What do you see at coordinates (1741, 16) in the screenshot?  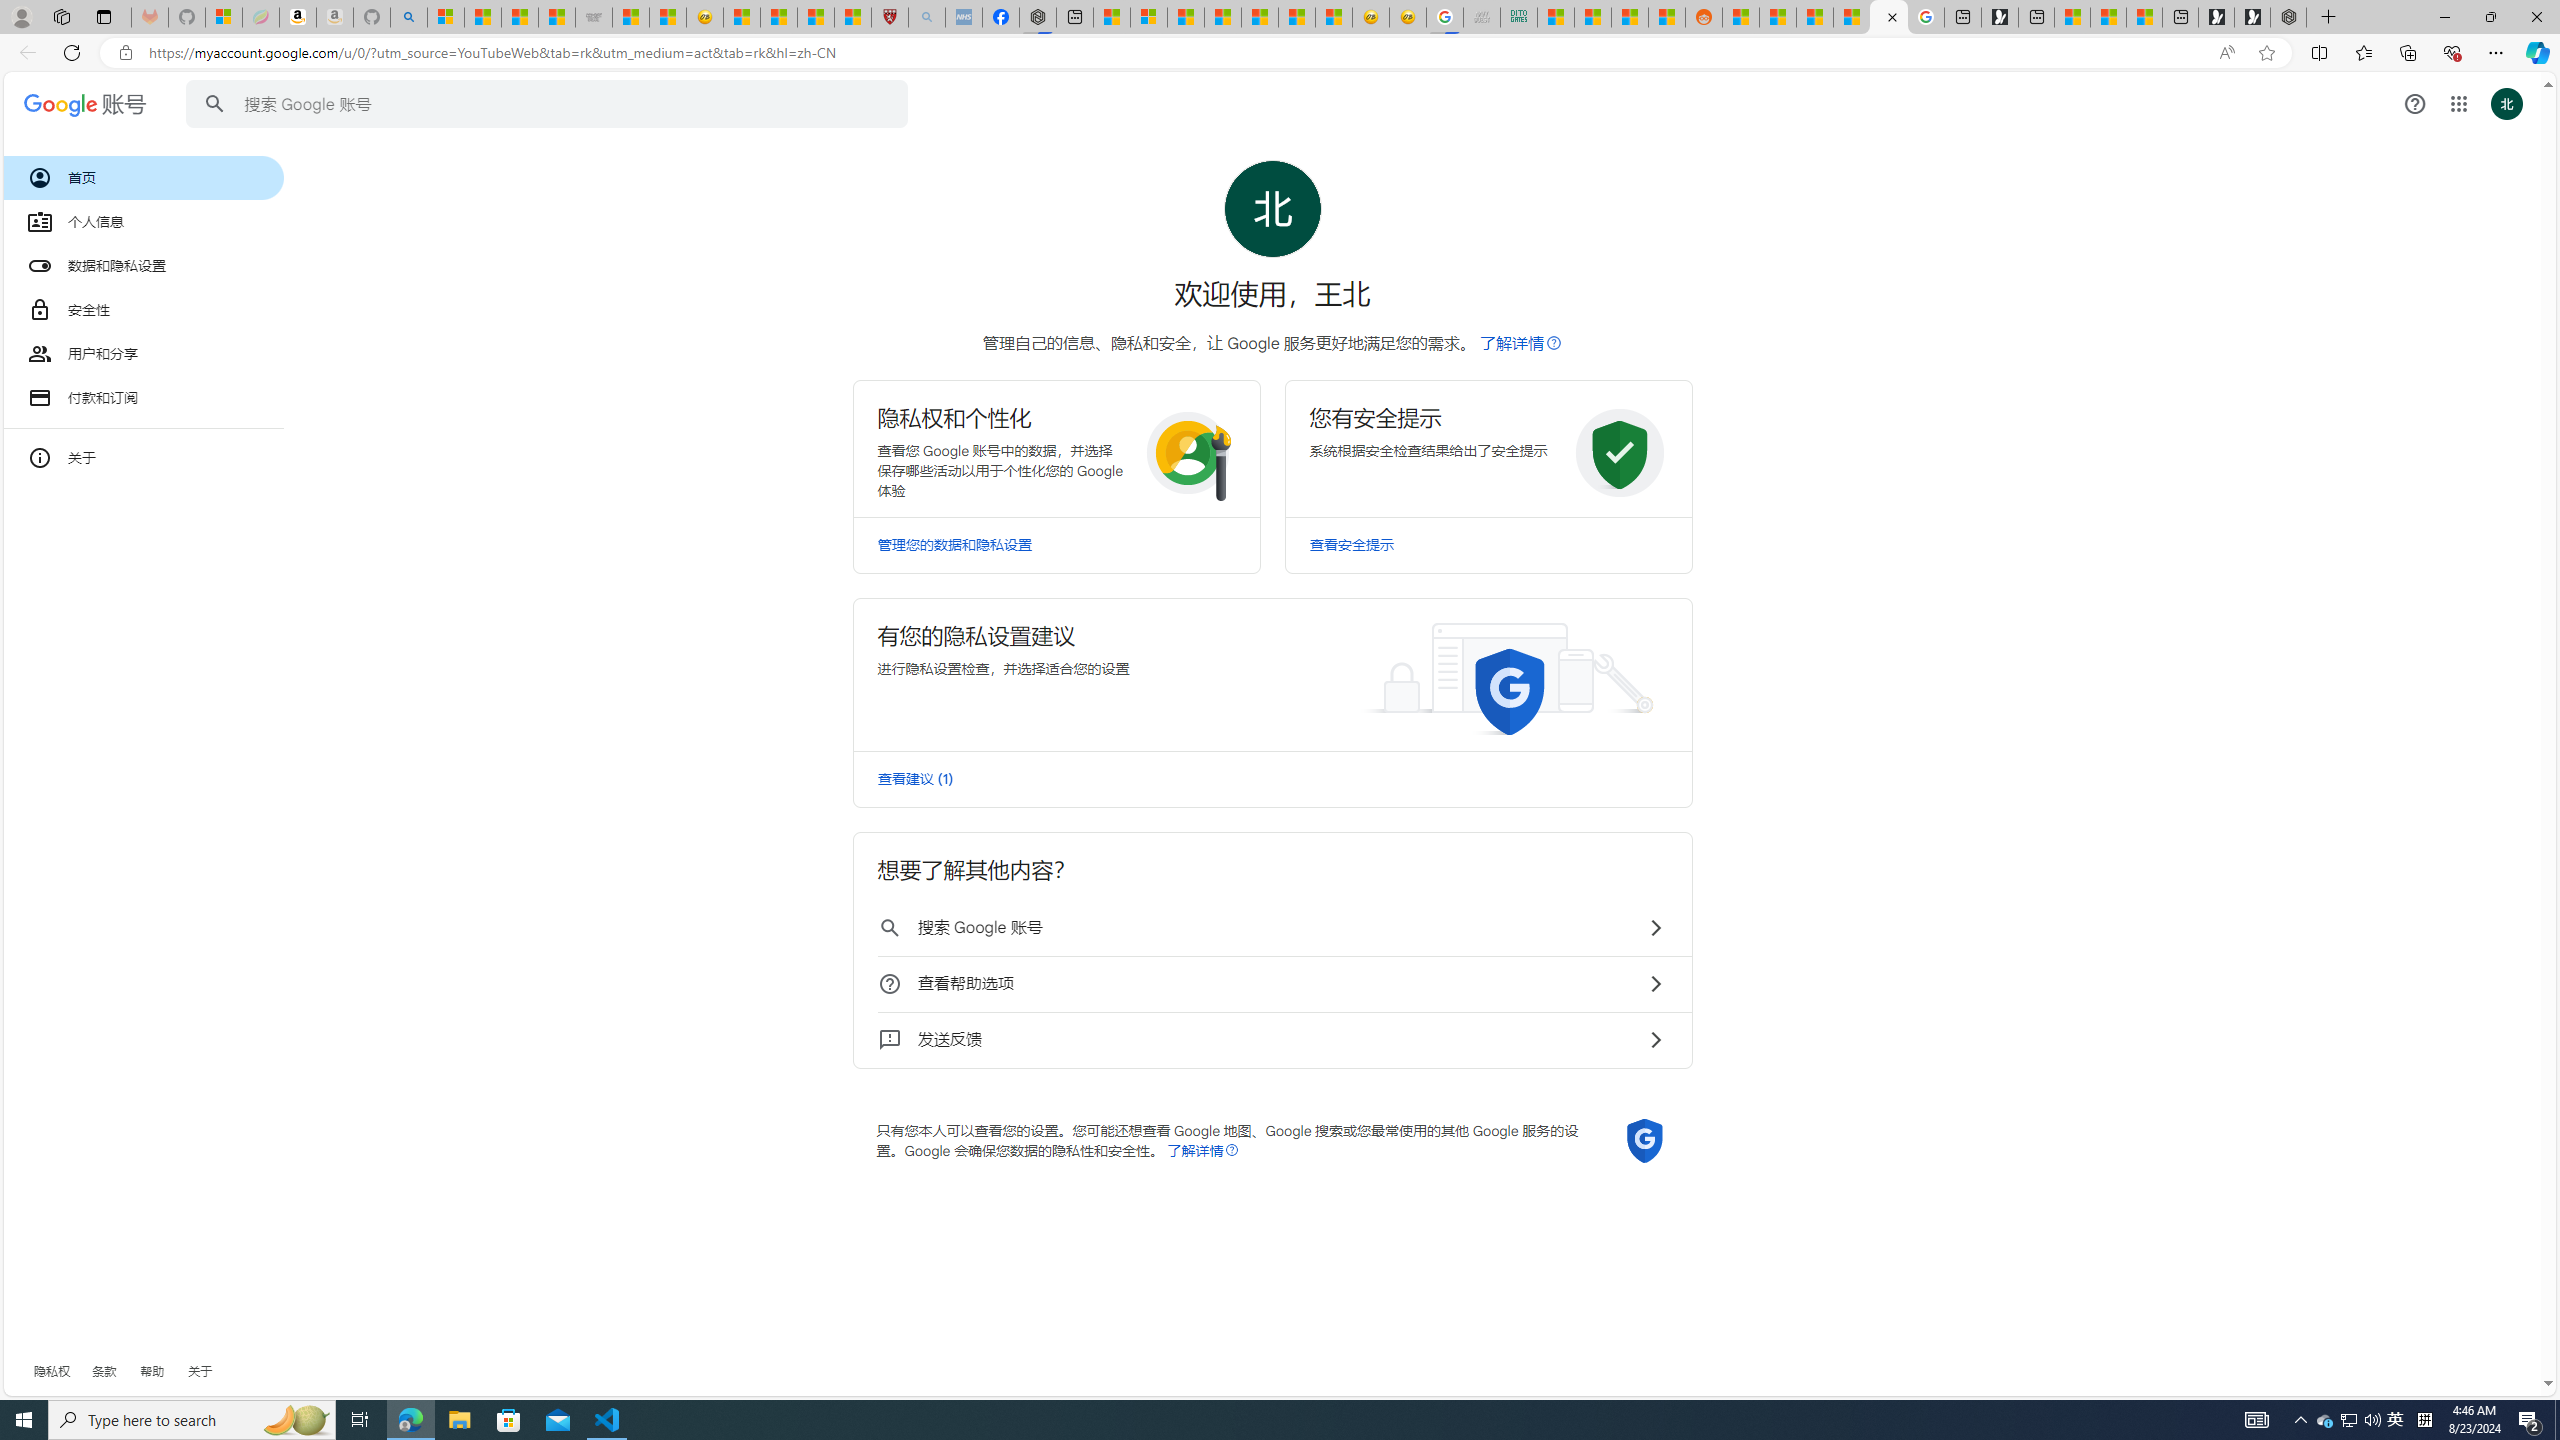 I see `'R******* | Trusted Community Engagement and Contributions'` at bounding box center [1741, 16].